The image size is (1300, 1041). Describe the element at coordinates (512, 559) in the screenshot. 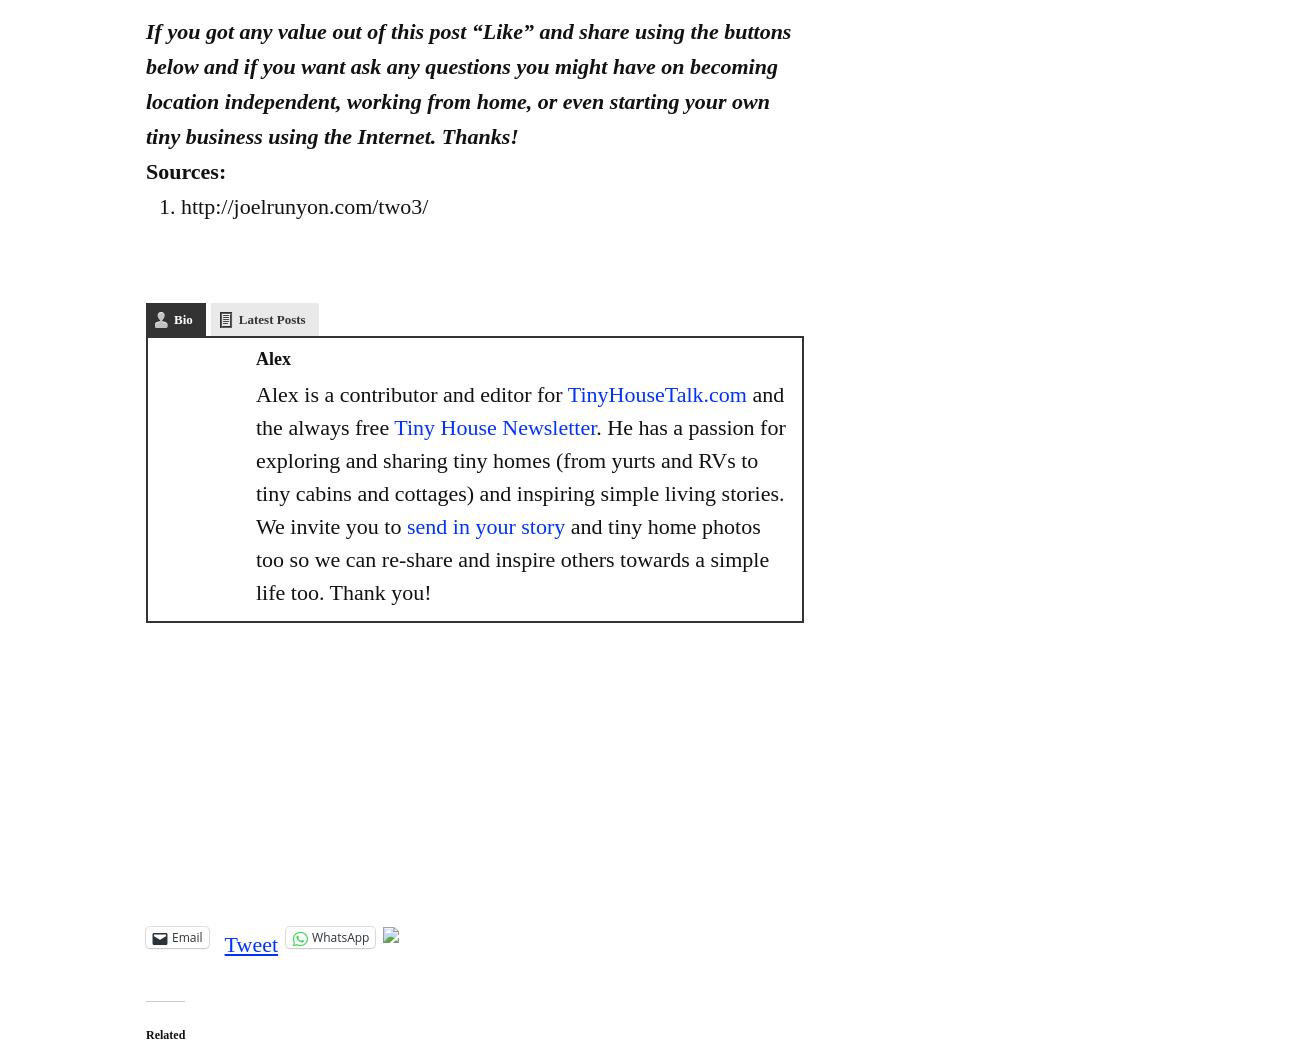

I see `'and tiny home photos too so we can re-share and inspire others towards a simple life too. Thank you!'` at that location.